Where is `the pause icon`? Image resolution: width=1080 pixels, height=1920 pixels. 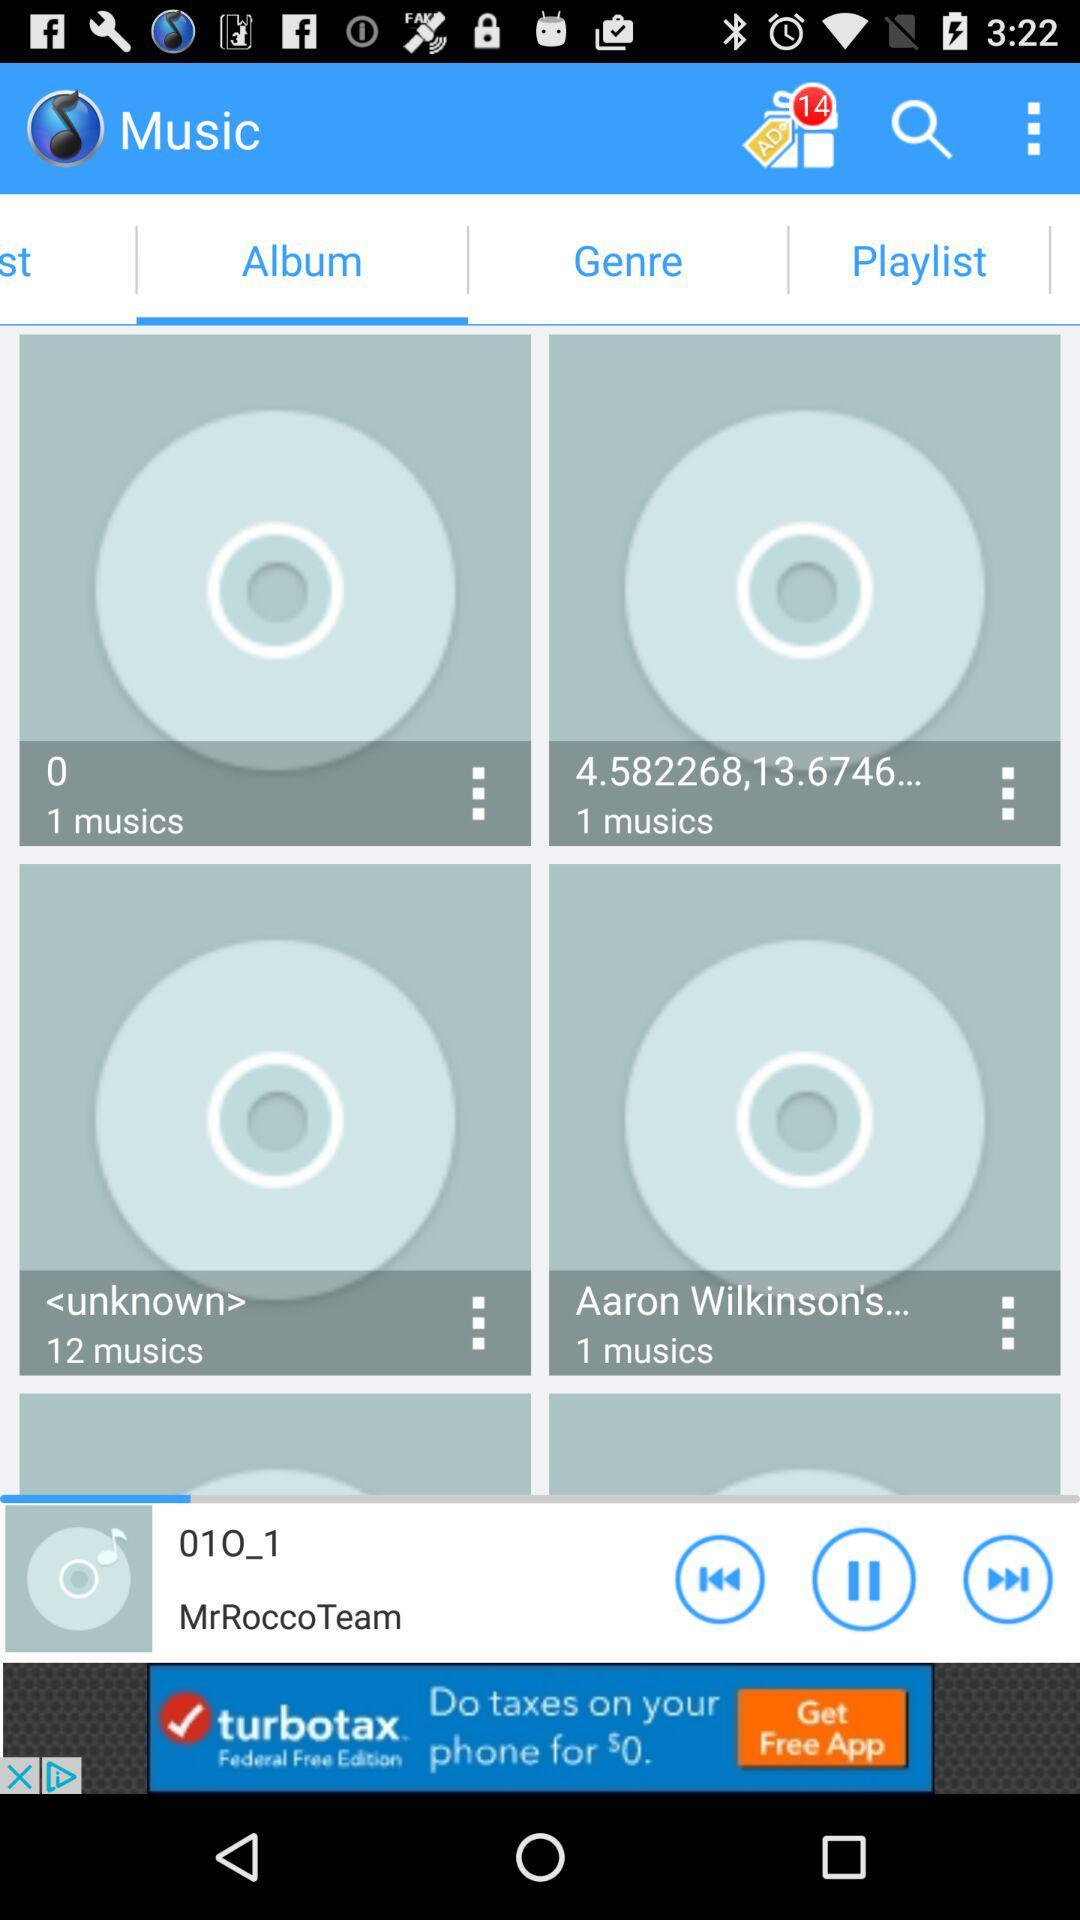
the pause icon is located at coordinates (863, 1688).